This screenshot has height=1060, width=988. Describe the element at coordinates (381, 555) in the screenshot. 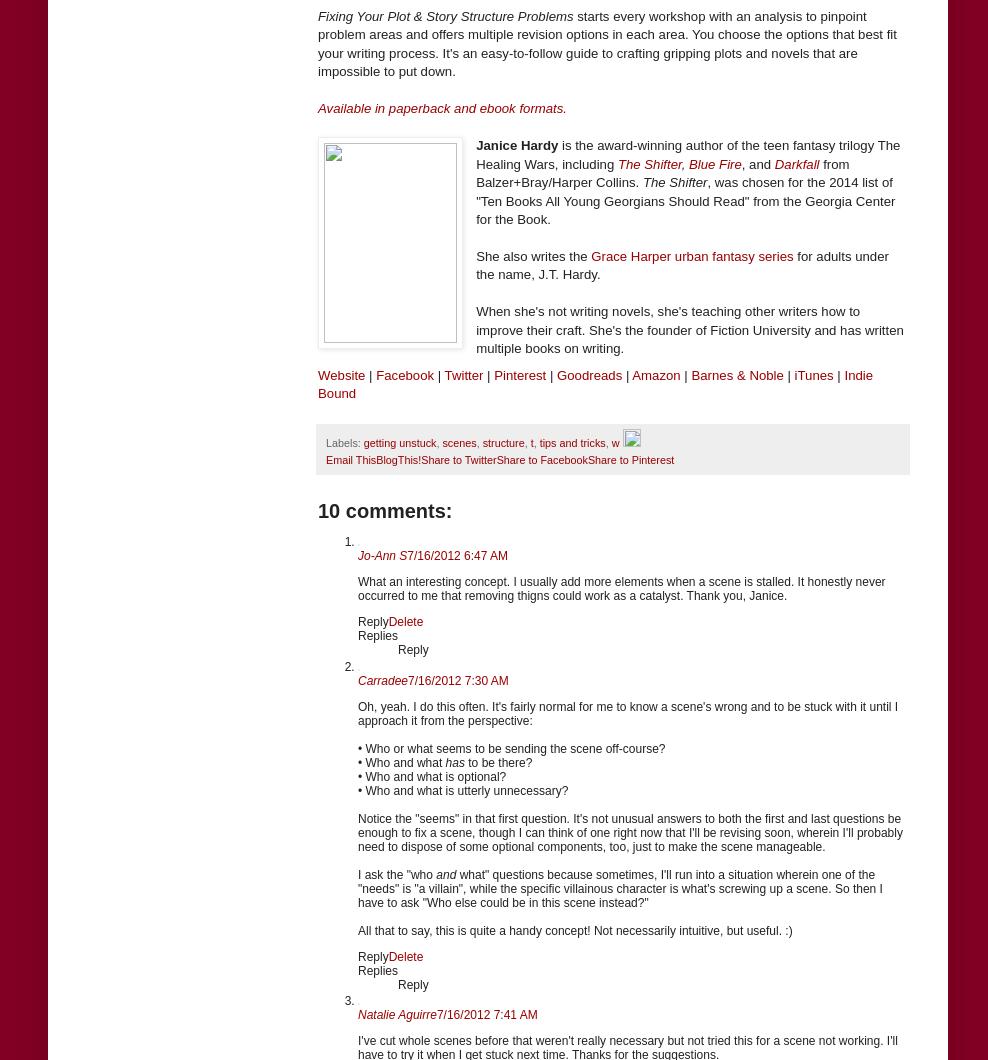

I see `'Jo-Ann S'` at that location.